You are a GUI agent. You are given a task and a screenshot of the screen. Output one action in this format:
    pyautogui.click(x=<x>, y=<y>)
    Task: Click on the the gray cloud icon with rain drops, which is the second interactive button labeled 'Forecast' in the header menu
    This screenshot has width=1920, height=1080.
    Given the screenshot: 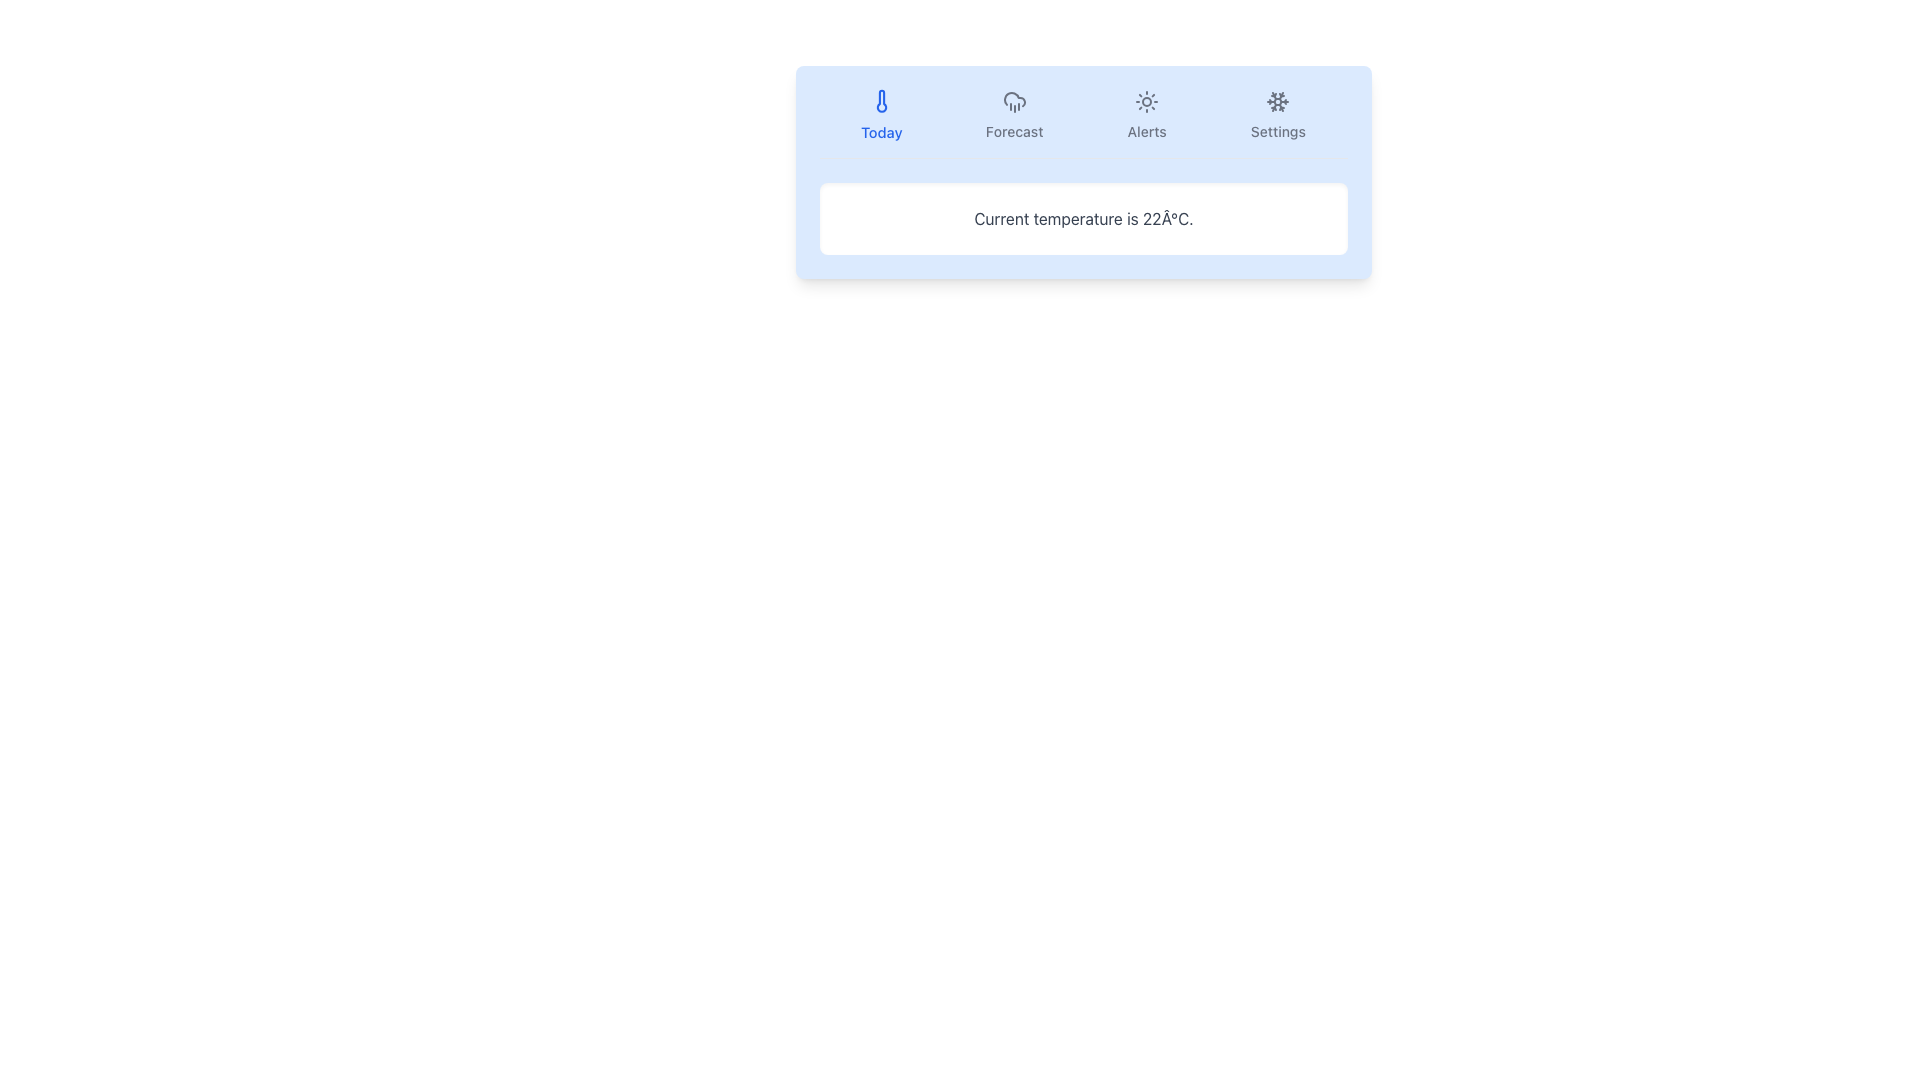 What is the action you would take?
    pyautogui.click(x=1014, y=101)
    